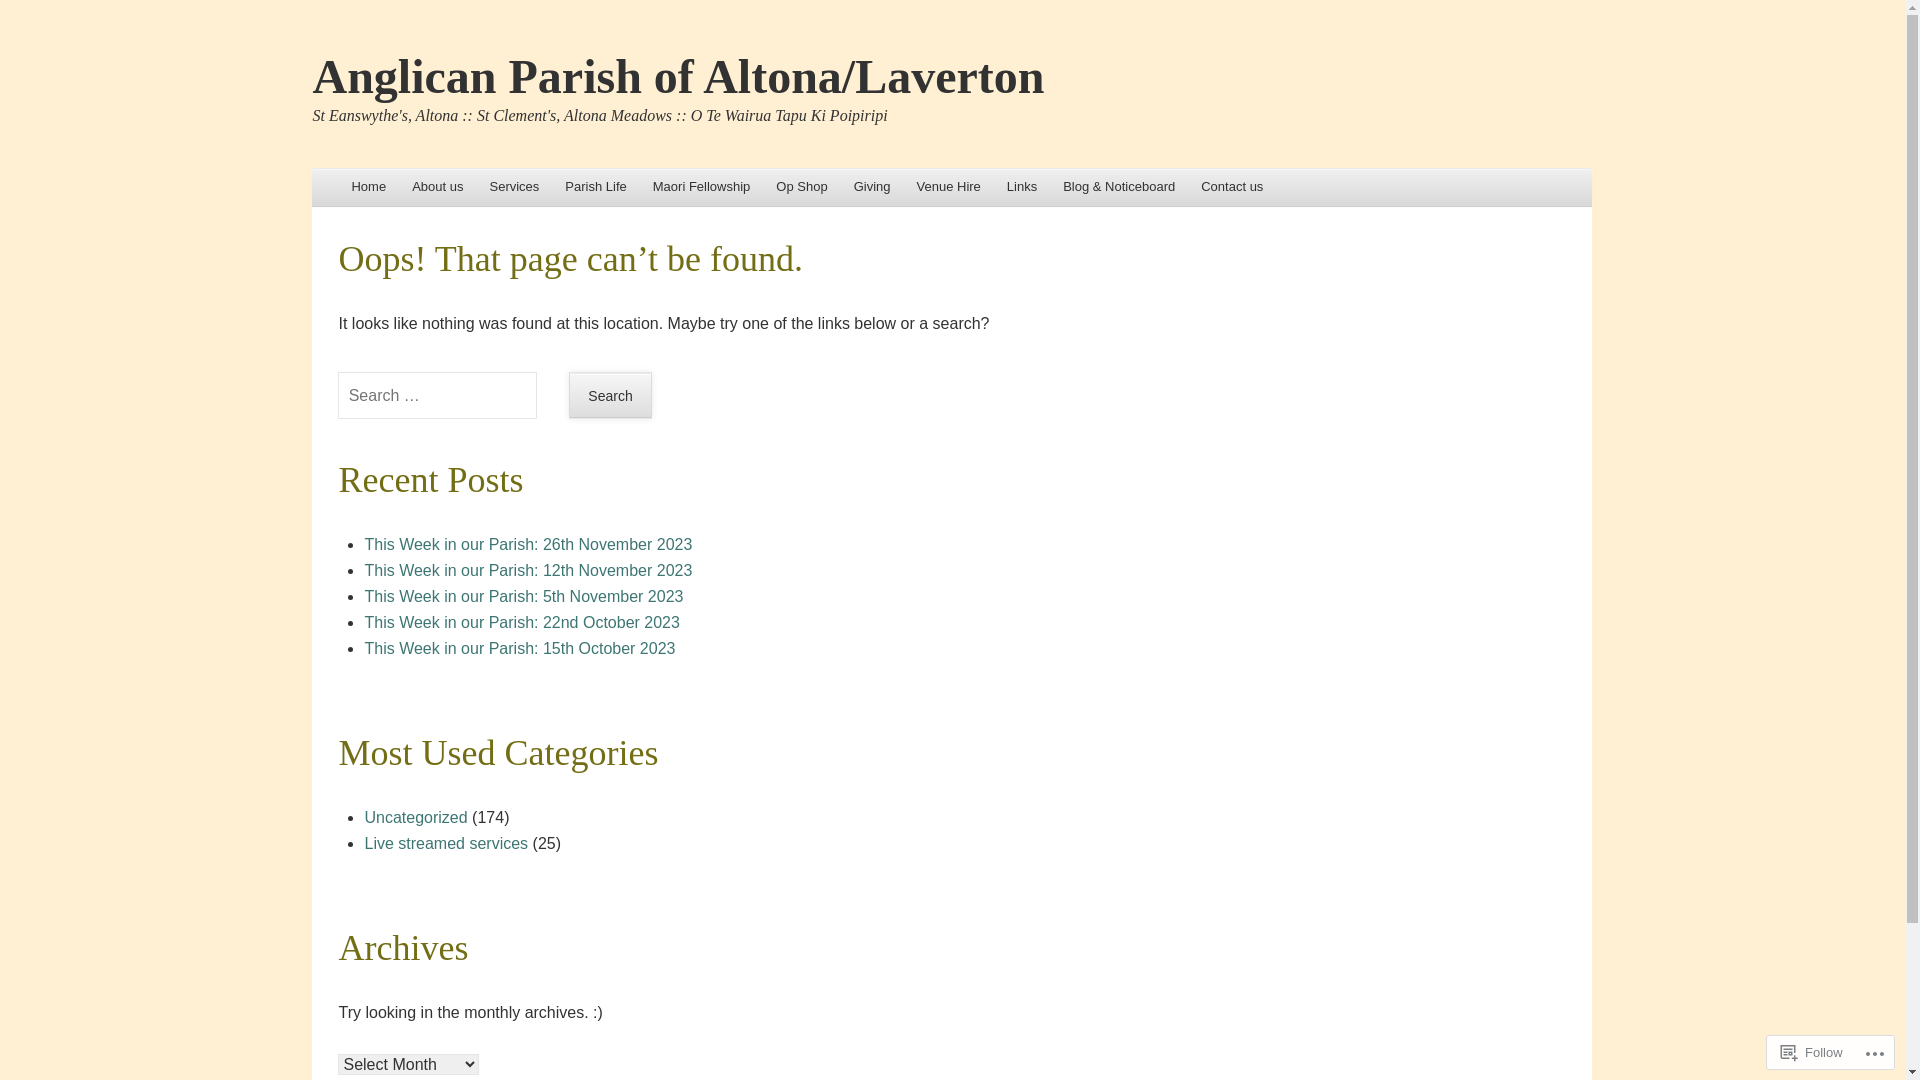 The width and height of the screenshot is (1920, 1080). What do you see at coordinates (513, 187) in the screenshot?
I see `'Services'` at bounding box center [513, 187].